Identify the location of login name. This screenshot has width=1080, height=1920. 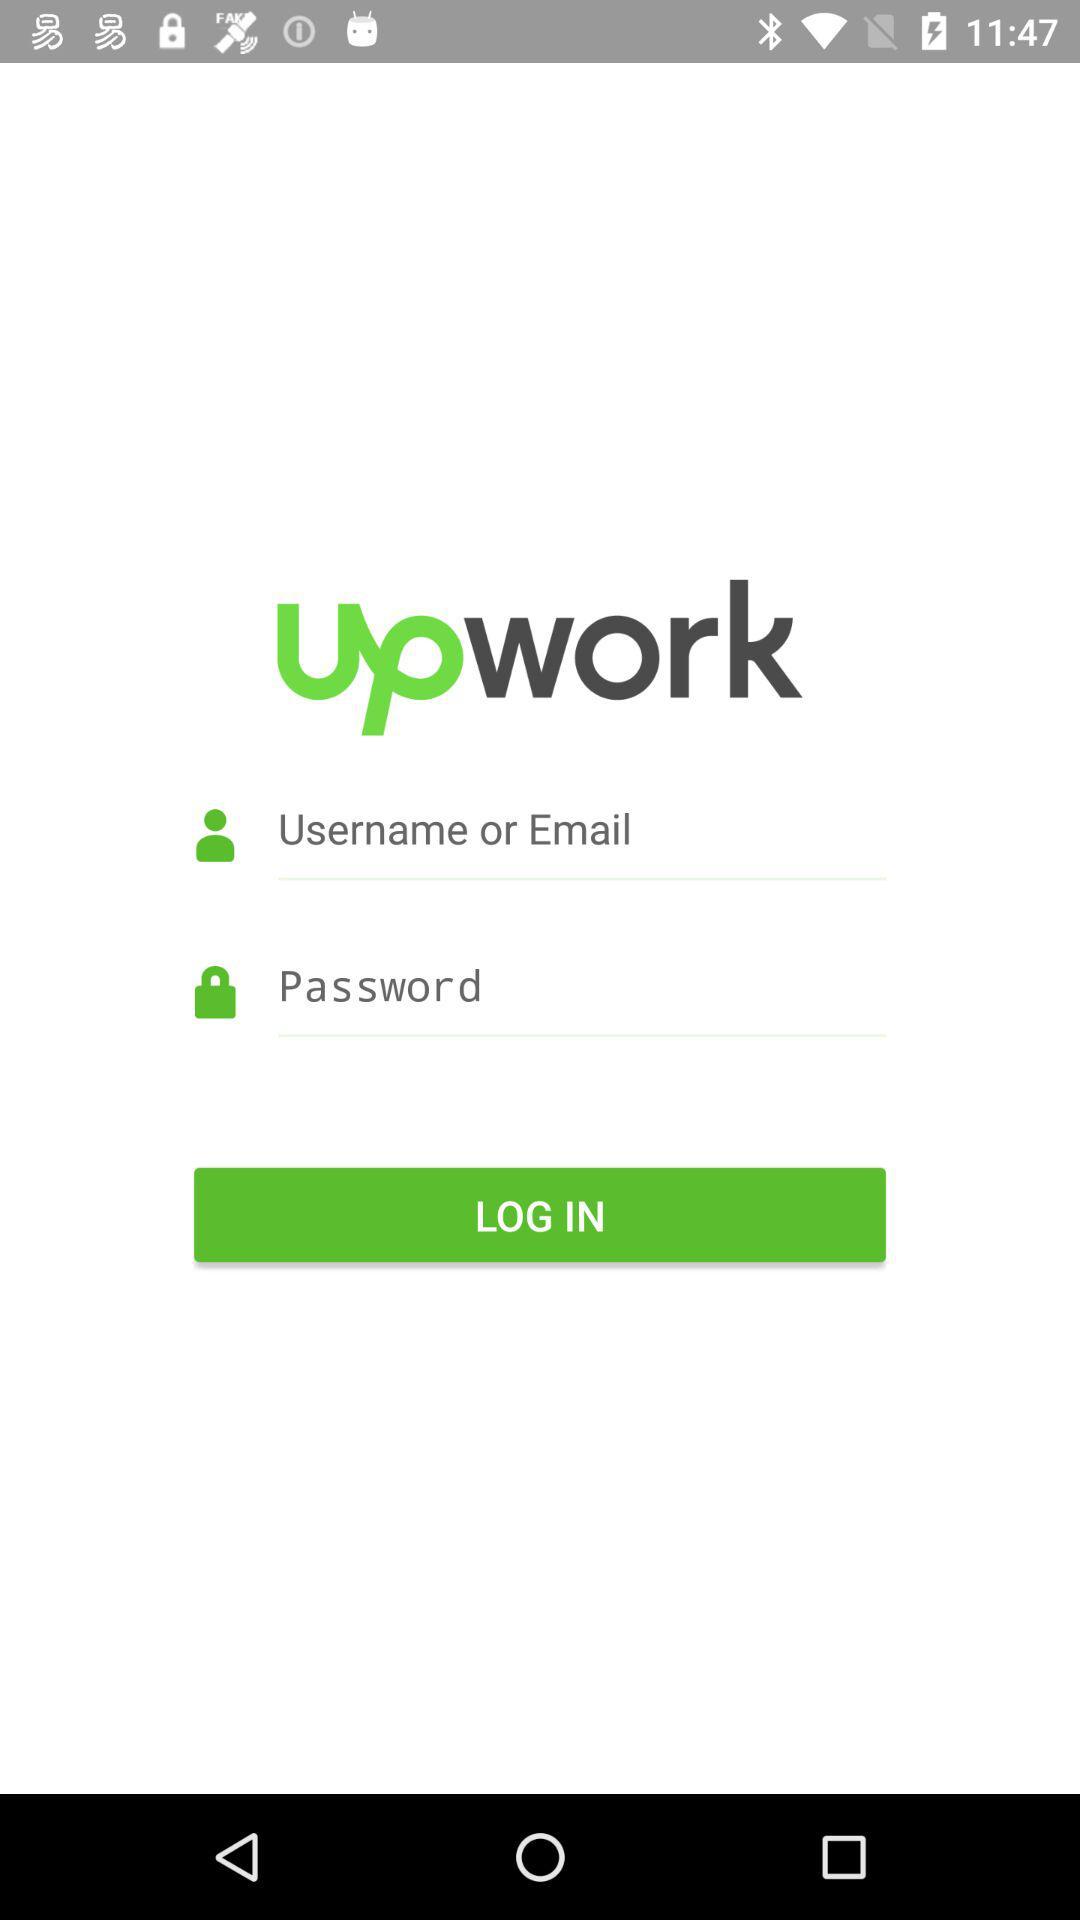
(540, 856).